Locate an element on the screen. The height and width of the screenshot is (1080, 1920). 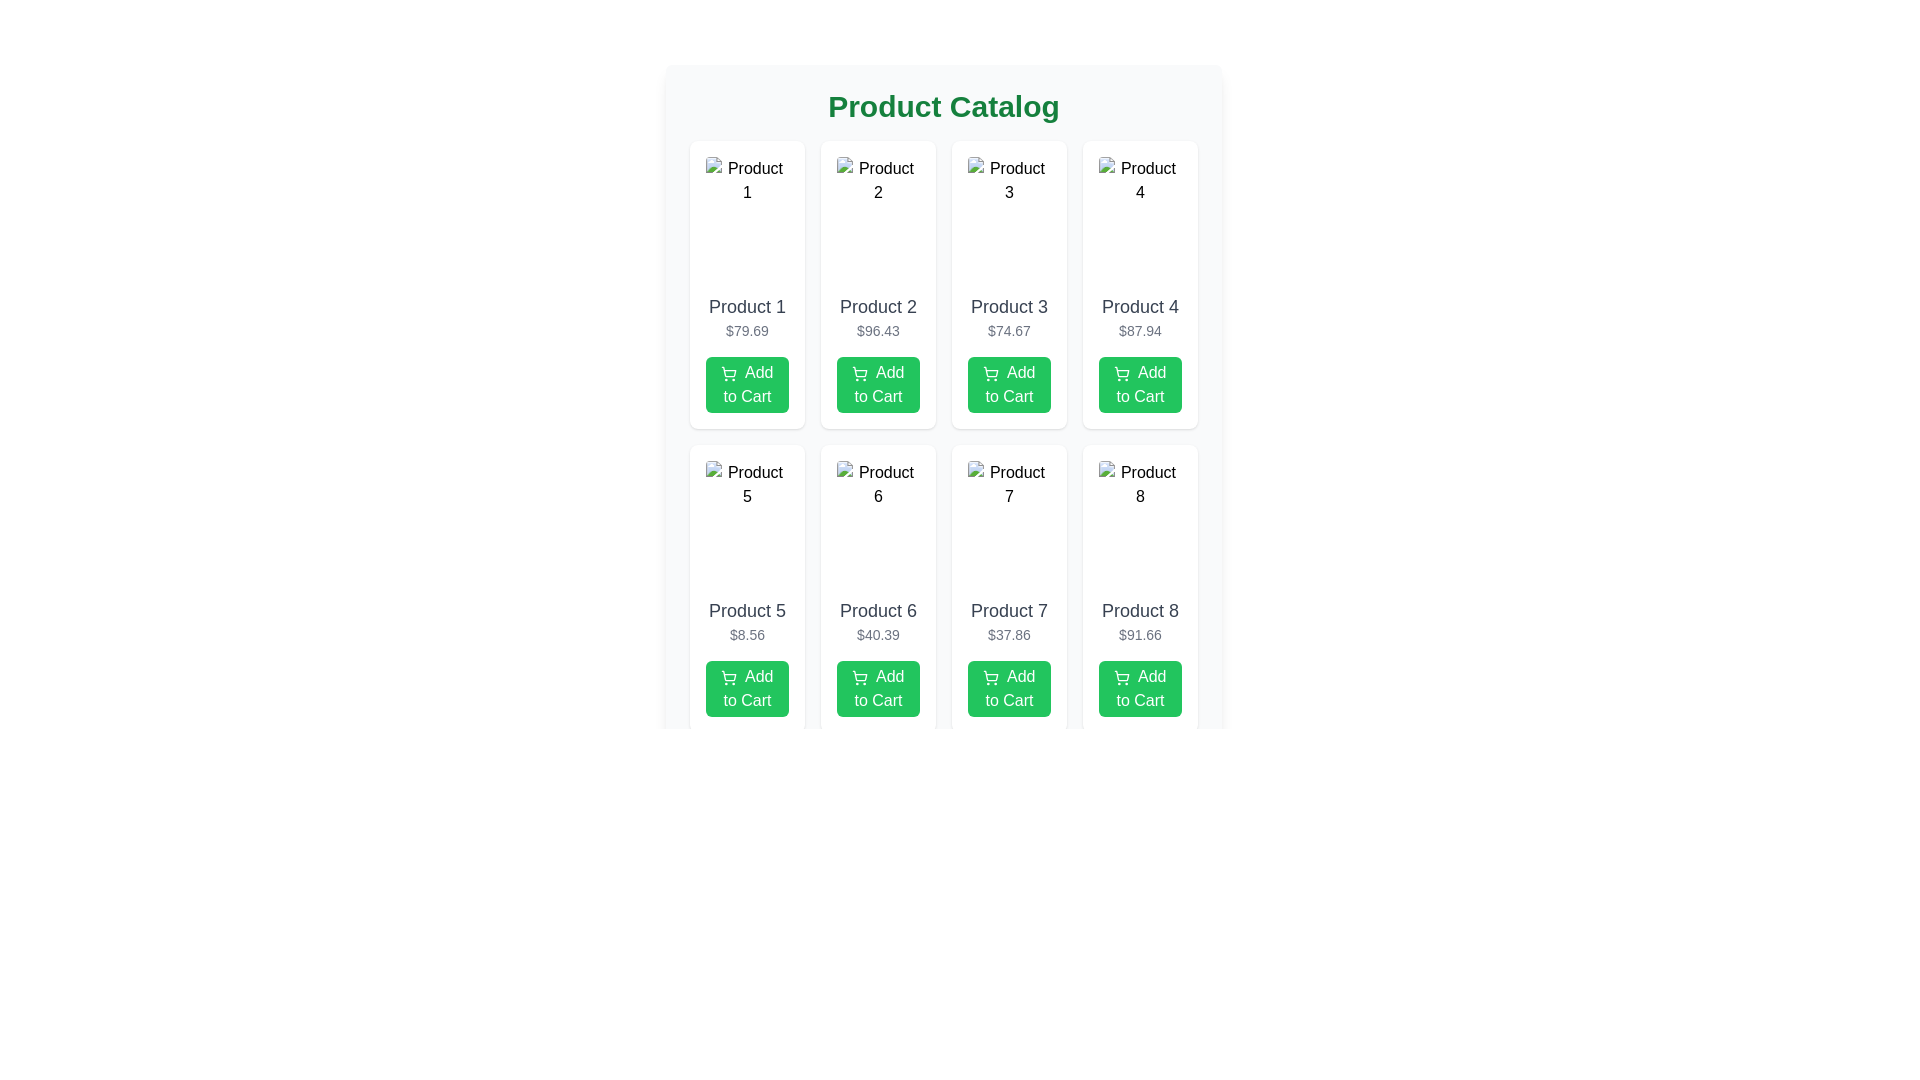
the 'Add to Cart' button located in the bottom section of the product card for 'Product 2' priced at $96.43, which is positioned in the first row and second column of the grid layout is located at coordinates (878, 385).